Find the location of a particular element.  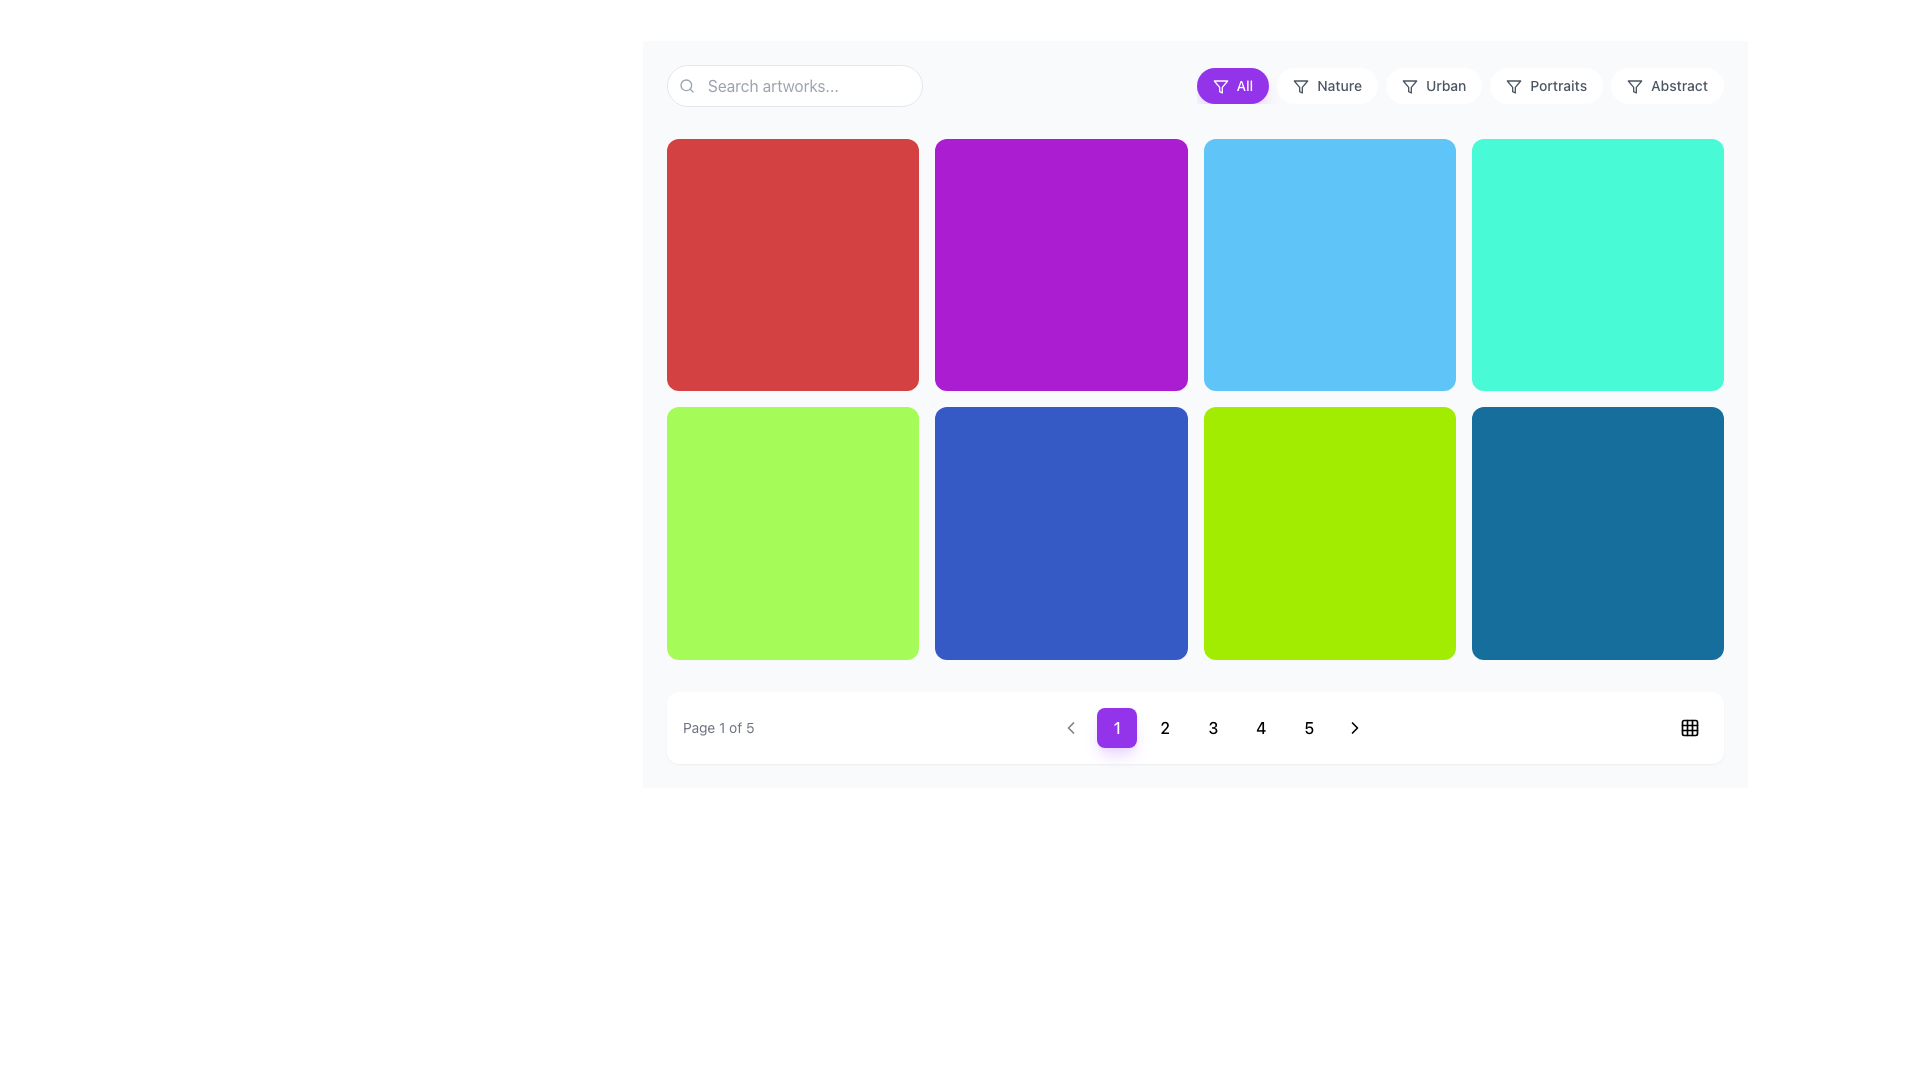

the individual filter button within the filter selection bar located at the top section of the interface, just below the search bar, to filter the content is located at coordinates (1195, 84).